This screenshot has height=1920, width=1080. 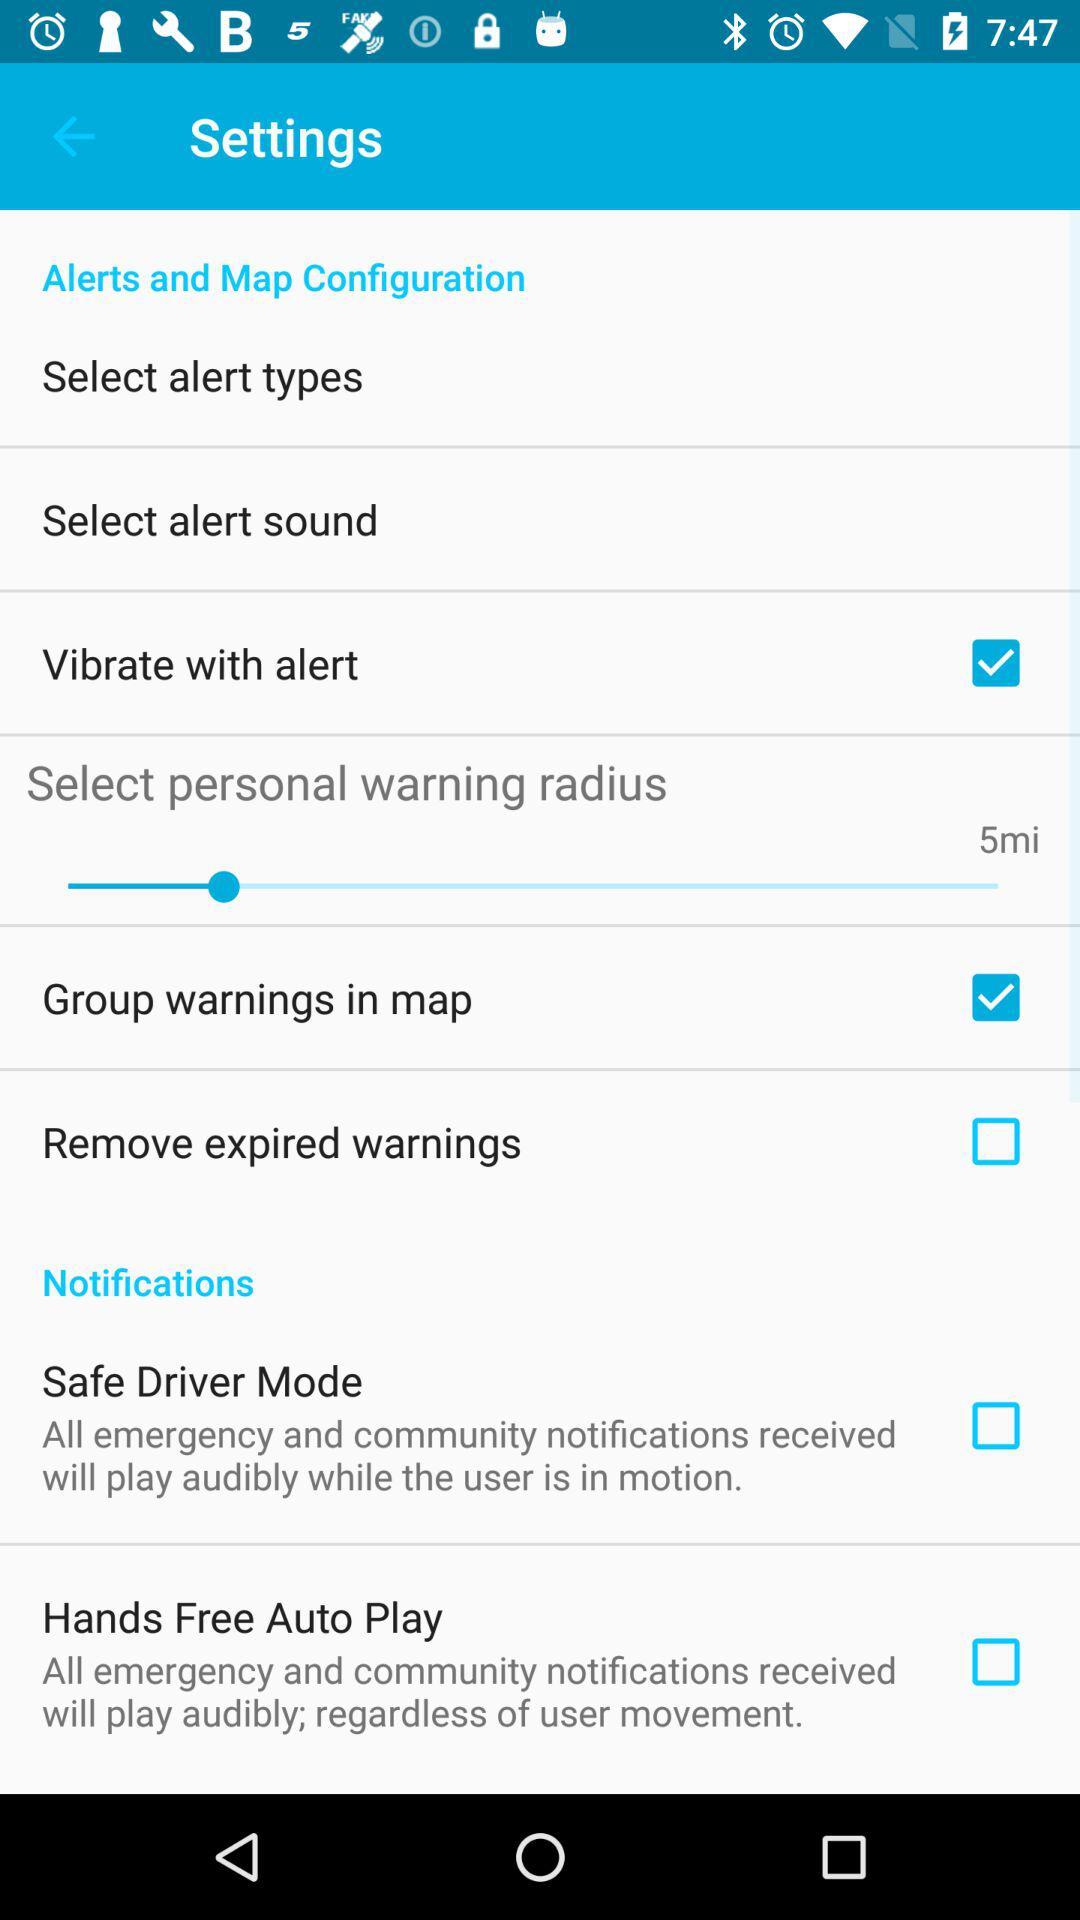 I want to click on icon below all emergency and app, so click(x=540, y=1788).